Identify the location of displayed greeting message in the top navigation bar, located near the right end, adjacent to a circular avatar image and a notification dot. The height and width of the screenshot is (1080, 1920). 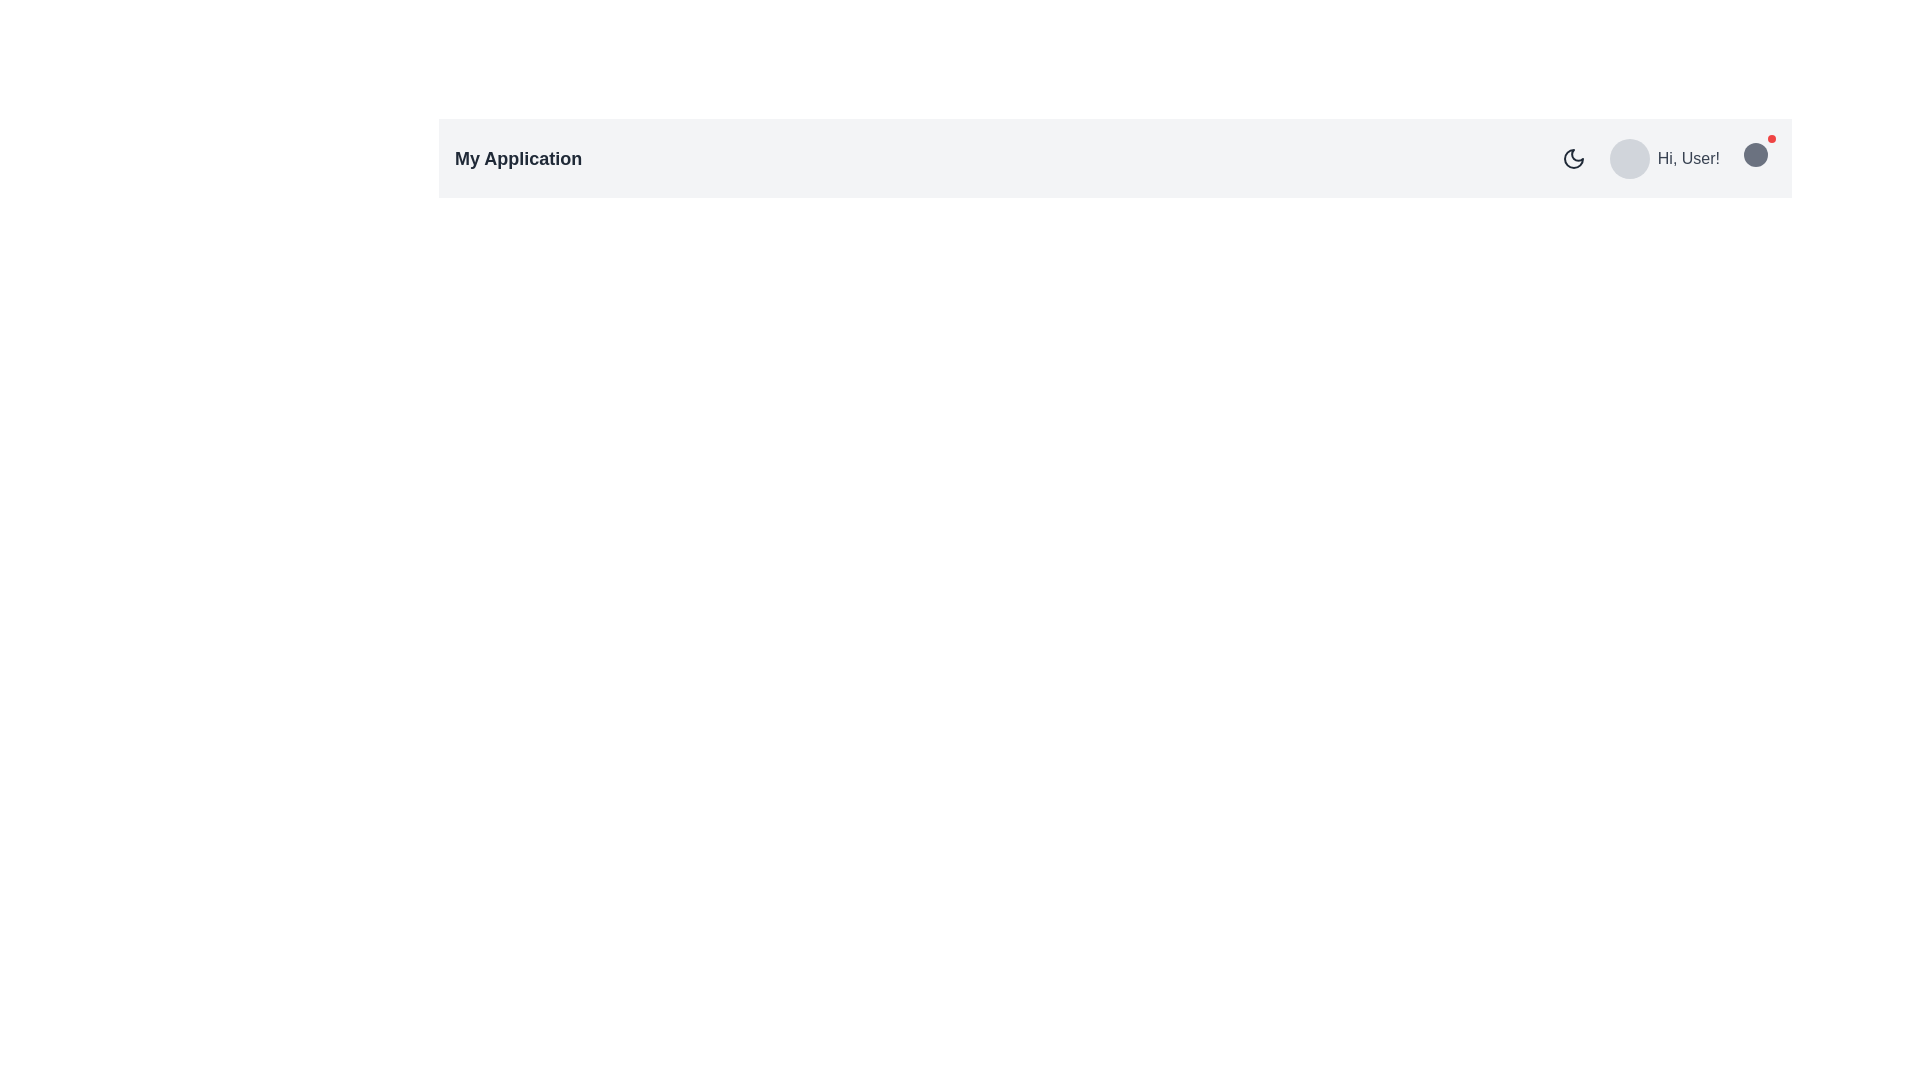
(1687, 157).